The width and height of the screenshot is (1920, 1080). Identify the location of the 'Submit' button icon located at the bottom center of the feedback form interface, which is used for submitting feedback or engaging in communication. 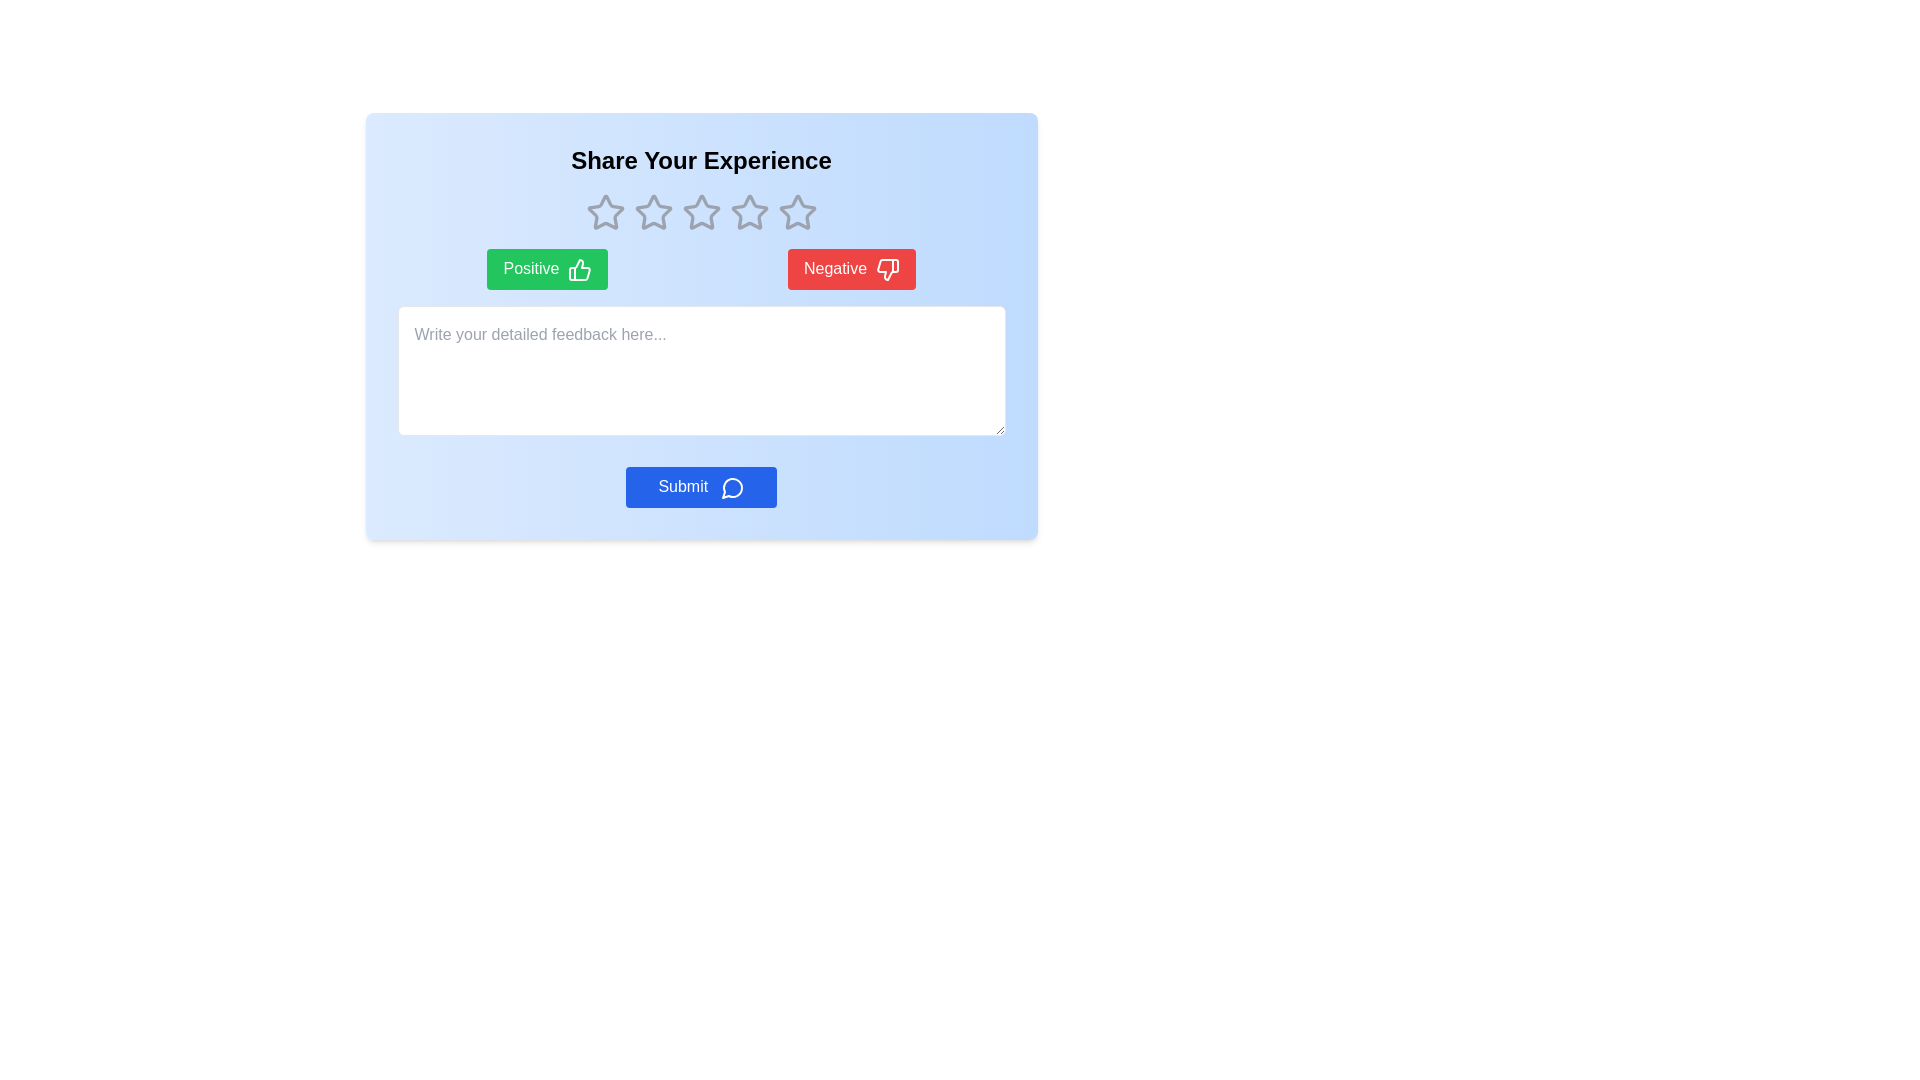
(731, 488).